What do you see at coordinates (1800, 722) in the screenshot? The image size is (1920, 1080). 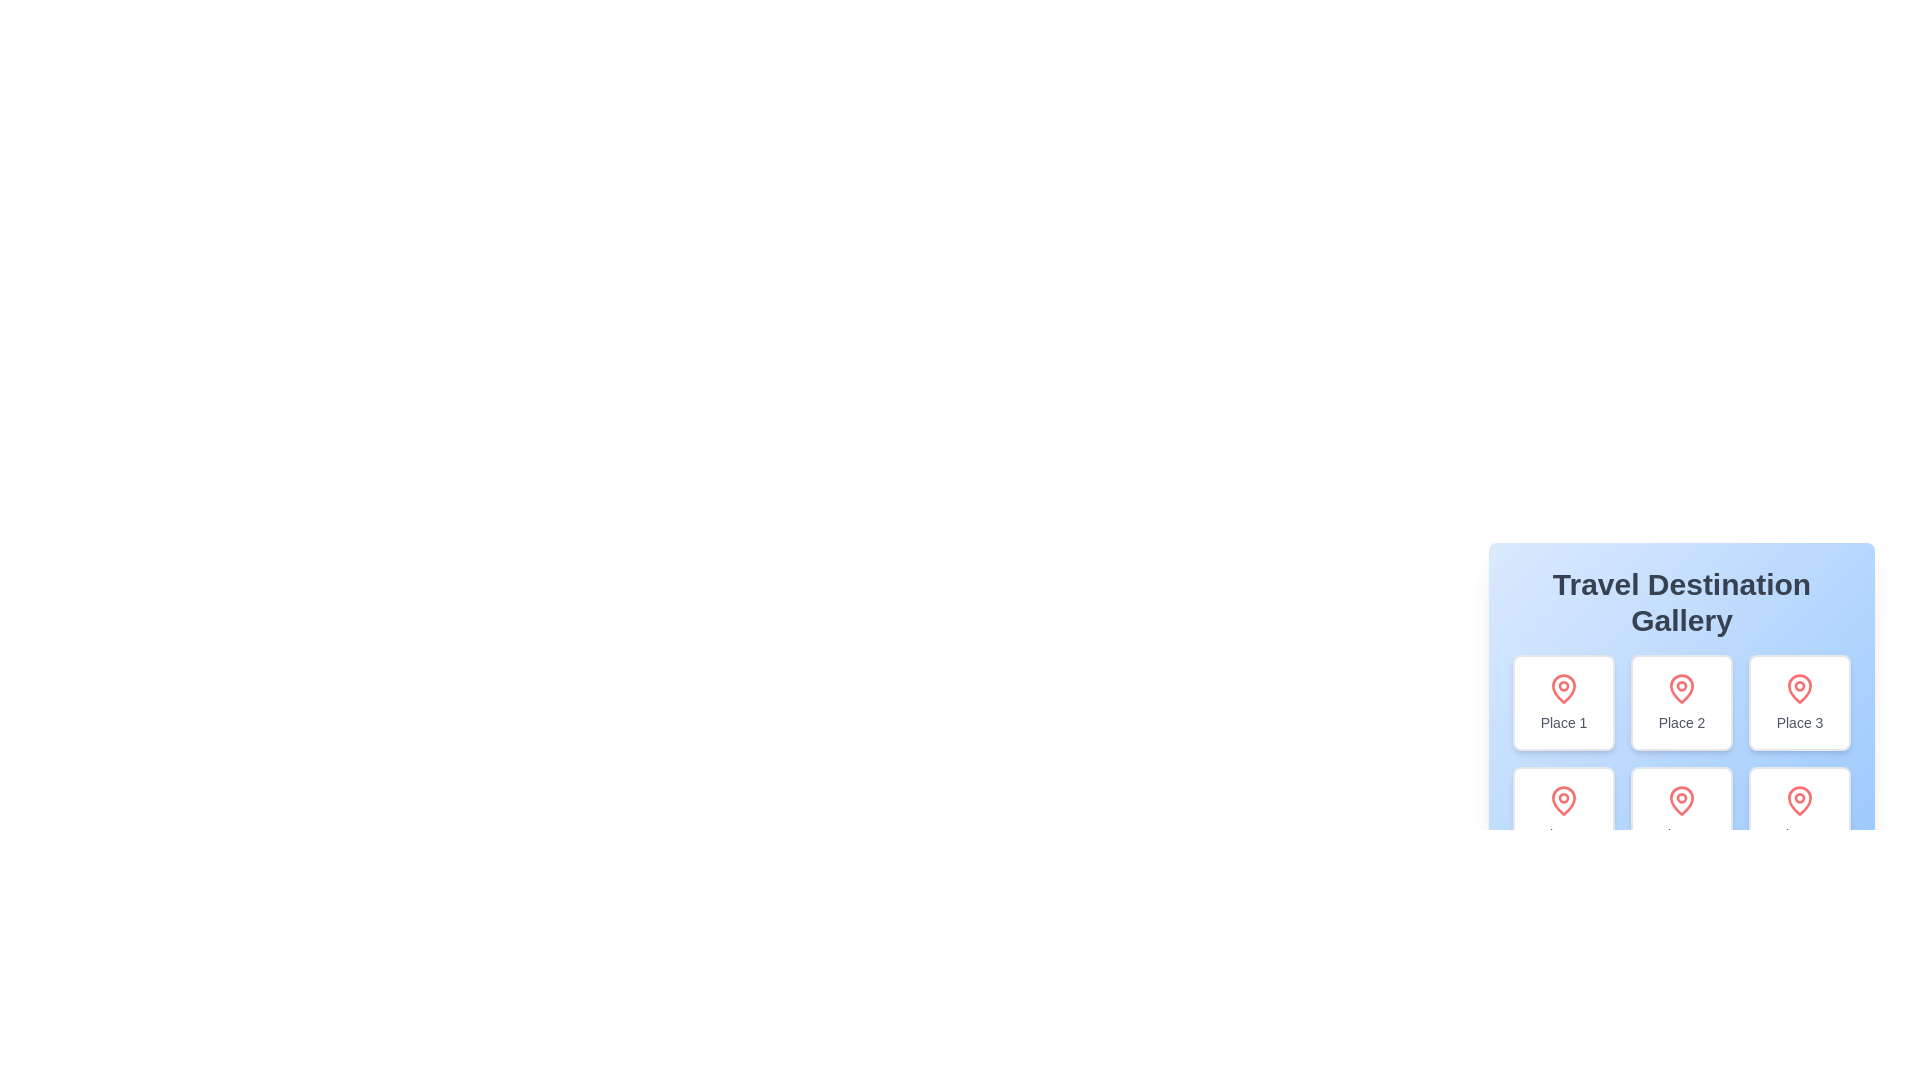 I see `the text label displaying 'Place 3', located at the bottom of the card in the third position of the top row within the 'Travel Destination Gallery', directly beneath the map pin icon` at bounding box center [1800, 722].